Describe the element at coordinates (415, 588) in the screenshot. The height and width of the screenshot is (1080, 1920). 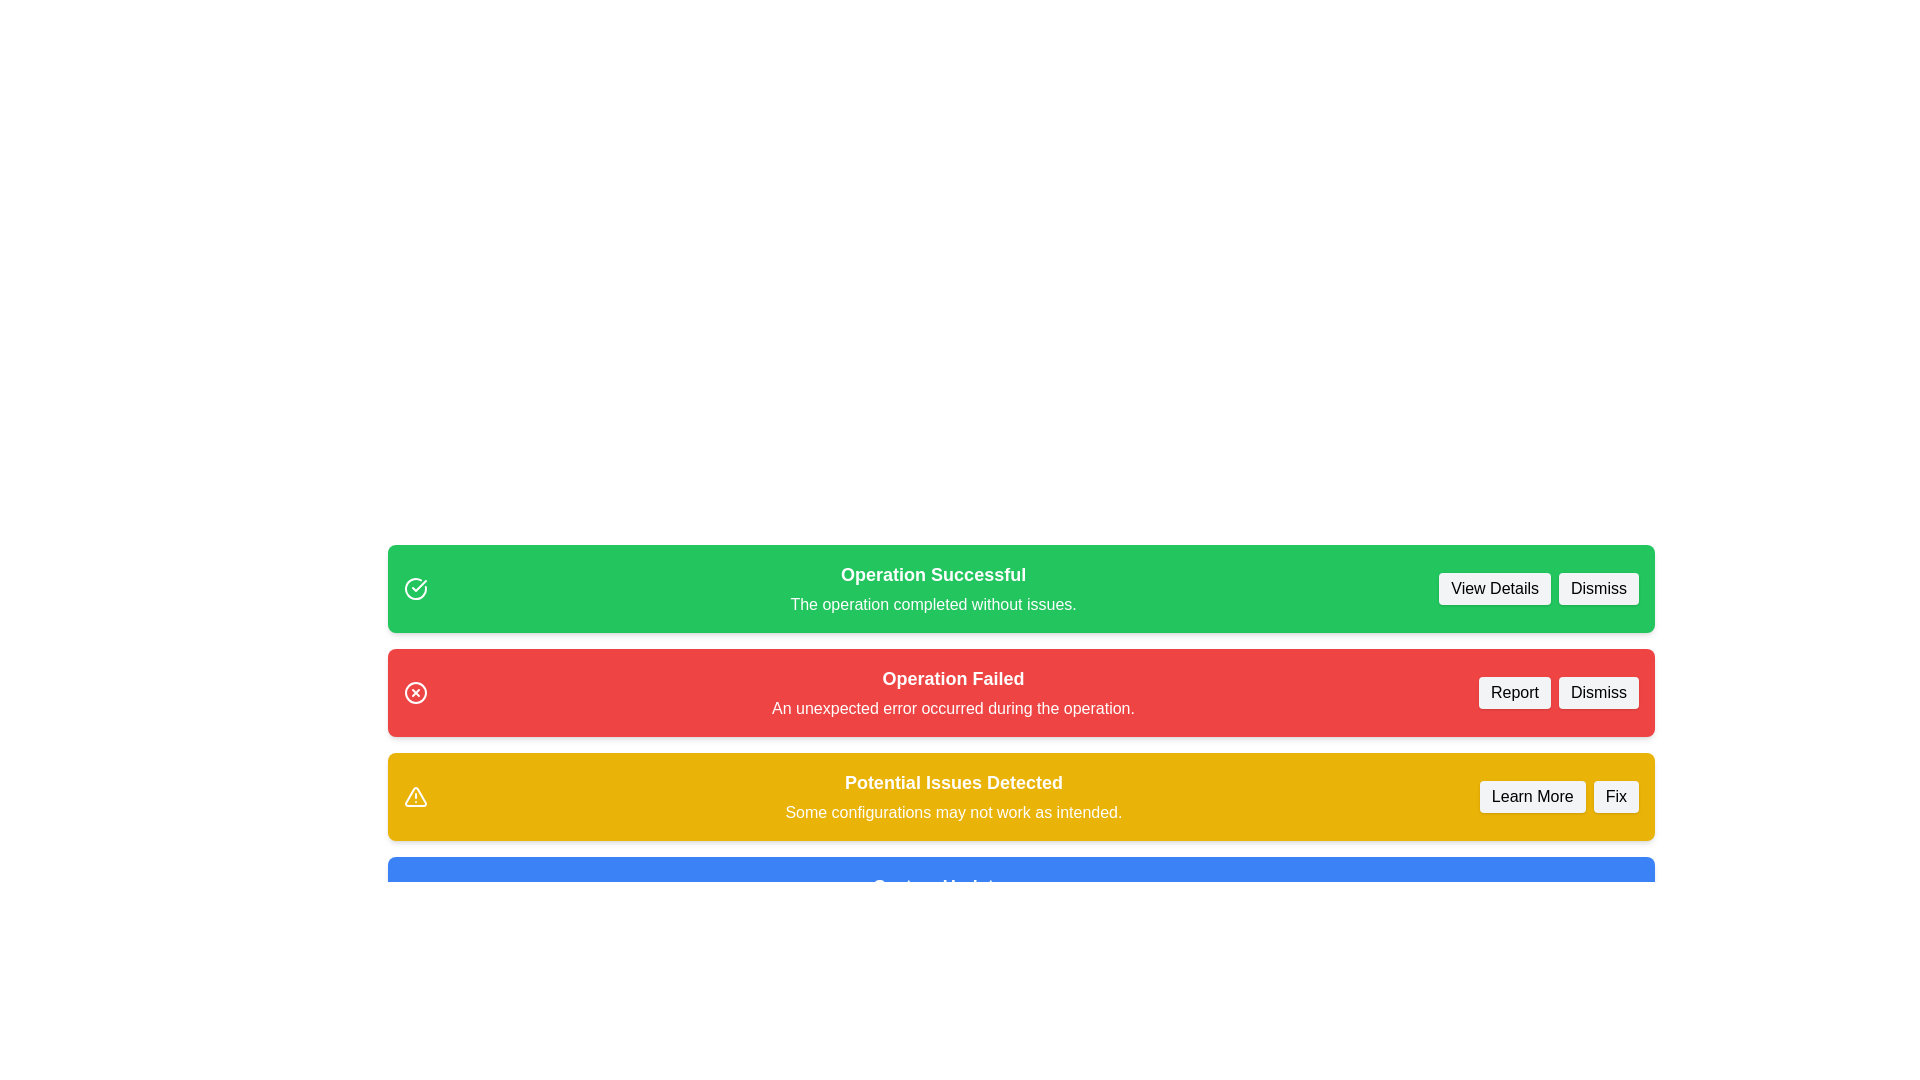
I see `the small circular icon with a check mark inside, which is styled in white on a green background, located at the top-left of the 'Operation Successful' notification card` at that location.